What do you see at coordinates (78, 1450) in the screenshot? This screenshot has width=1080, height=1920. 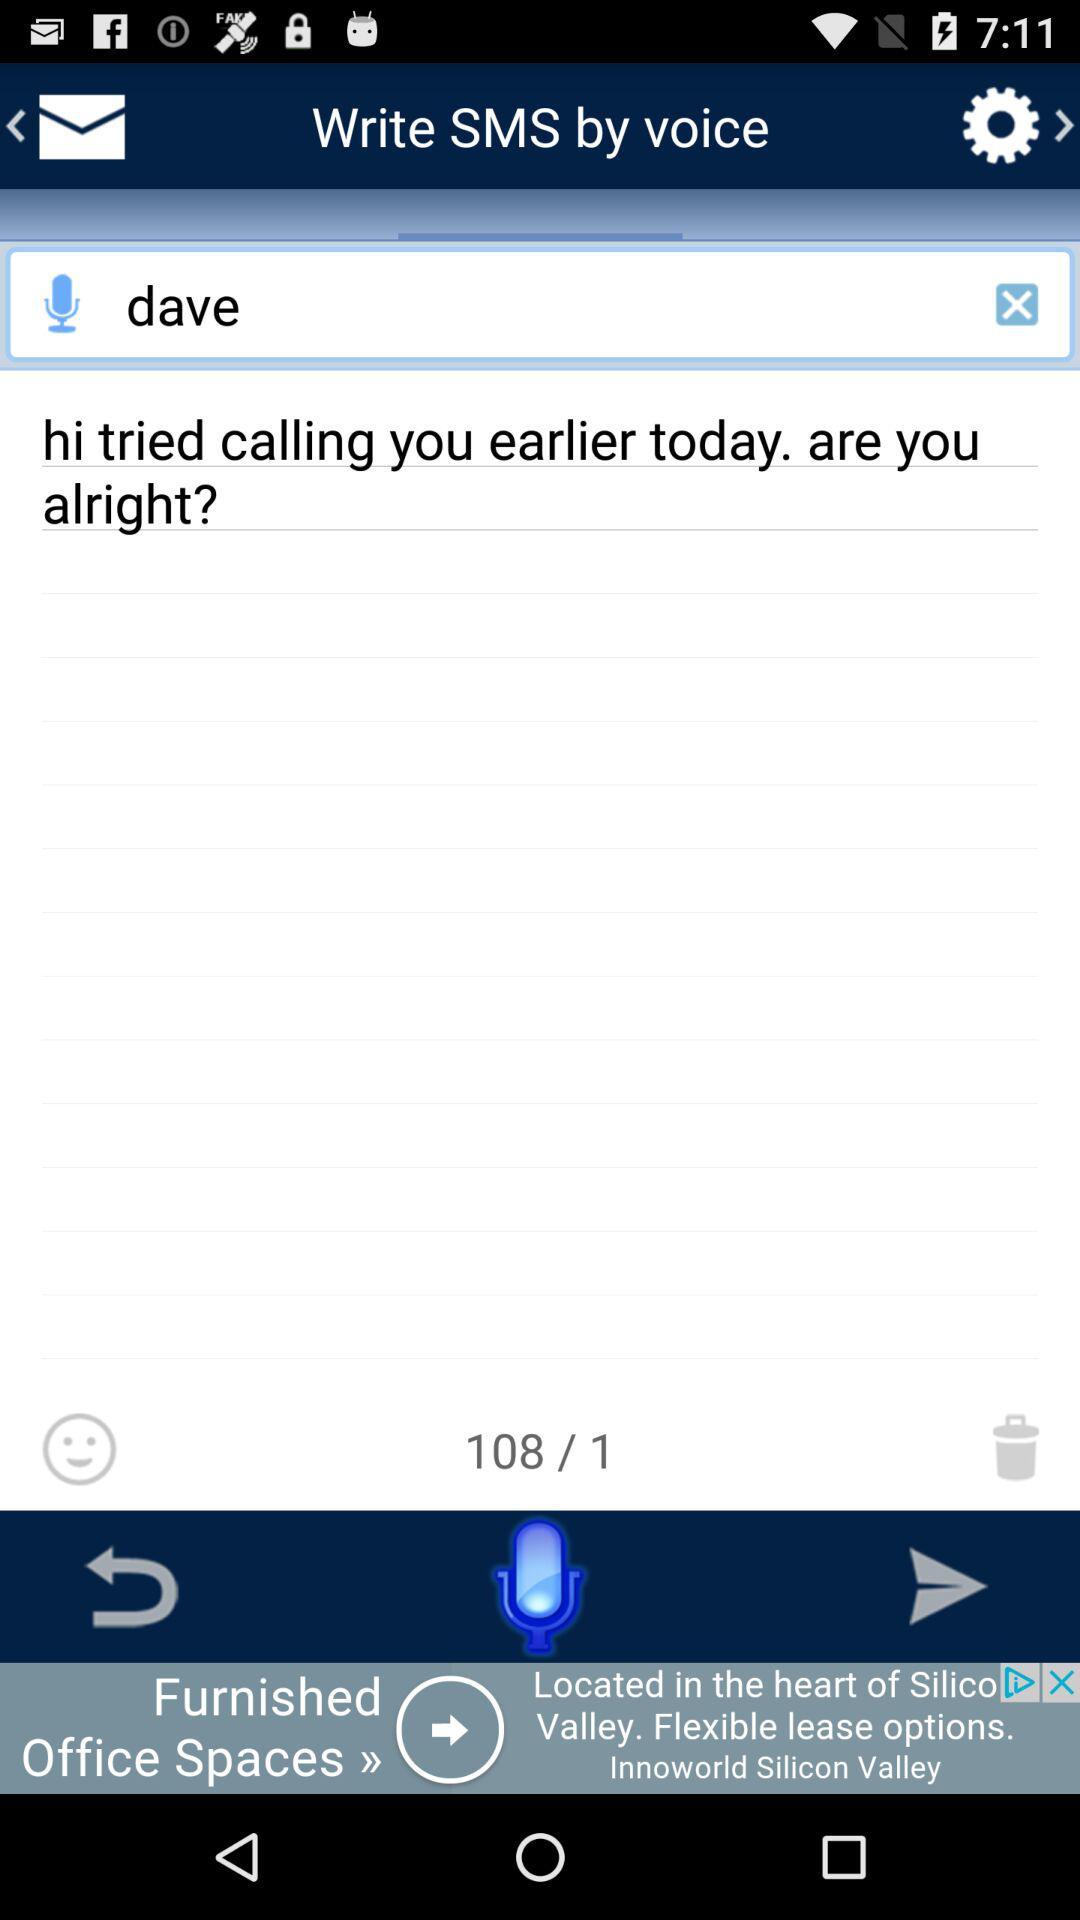 I see `an emoji` at bounding box center [78, 1450].